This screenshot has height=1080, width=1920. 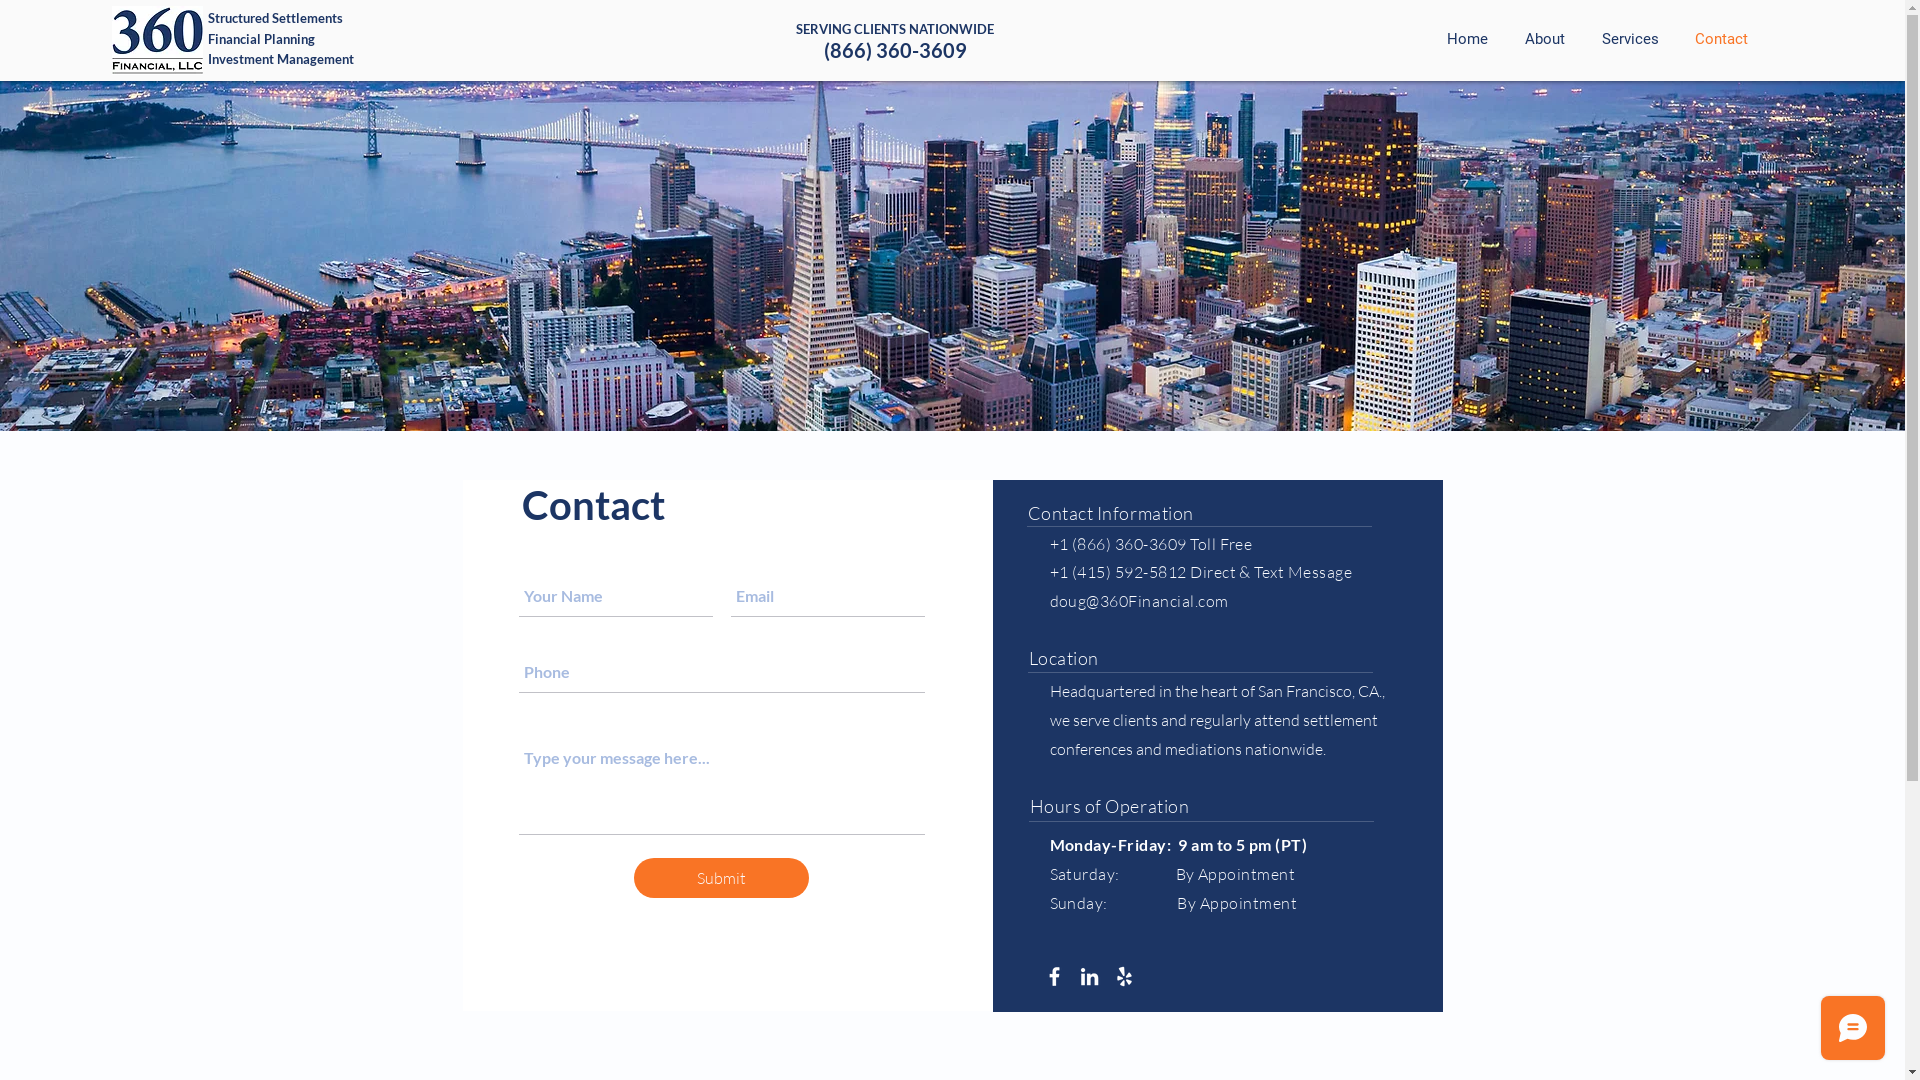 What do you see at coordinates (1464, 38) in the screenshot?
I see `'Home'` at bounding box center [1464, 38].